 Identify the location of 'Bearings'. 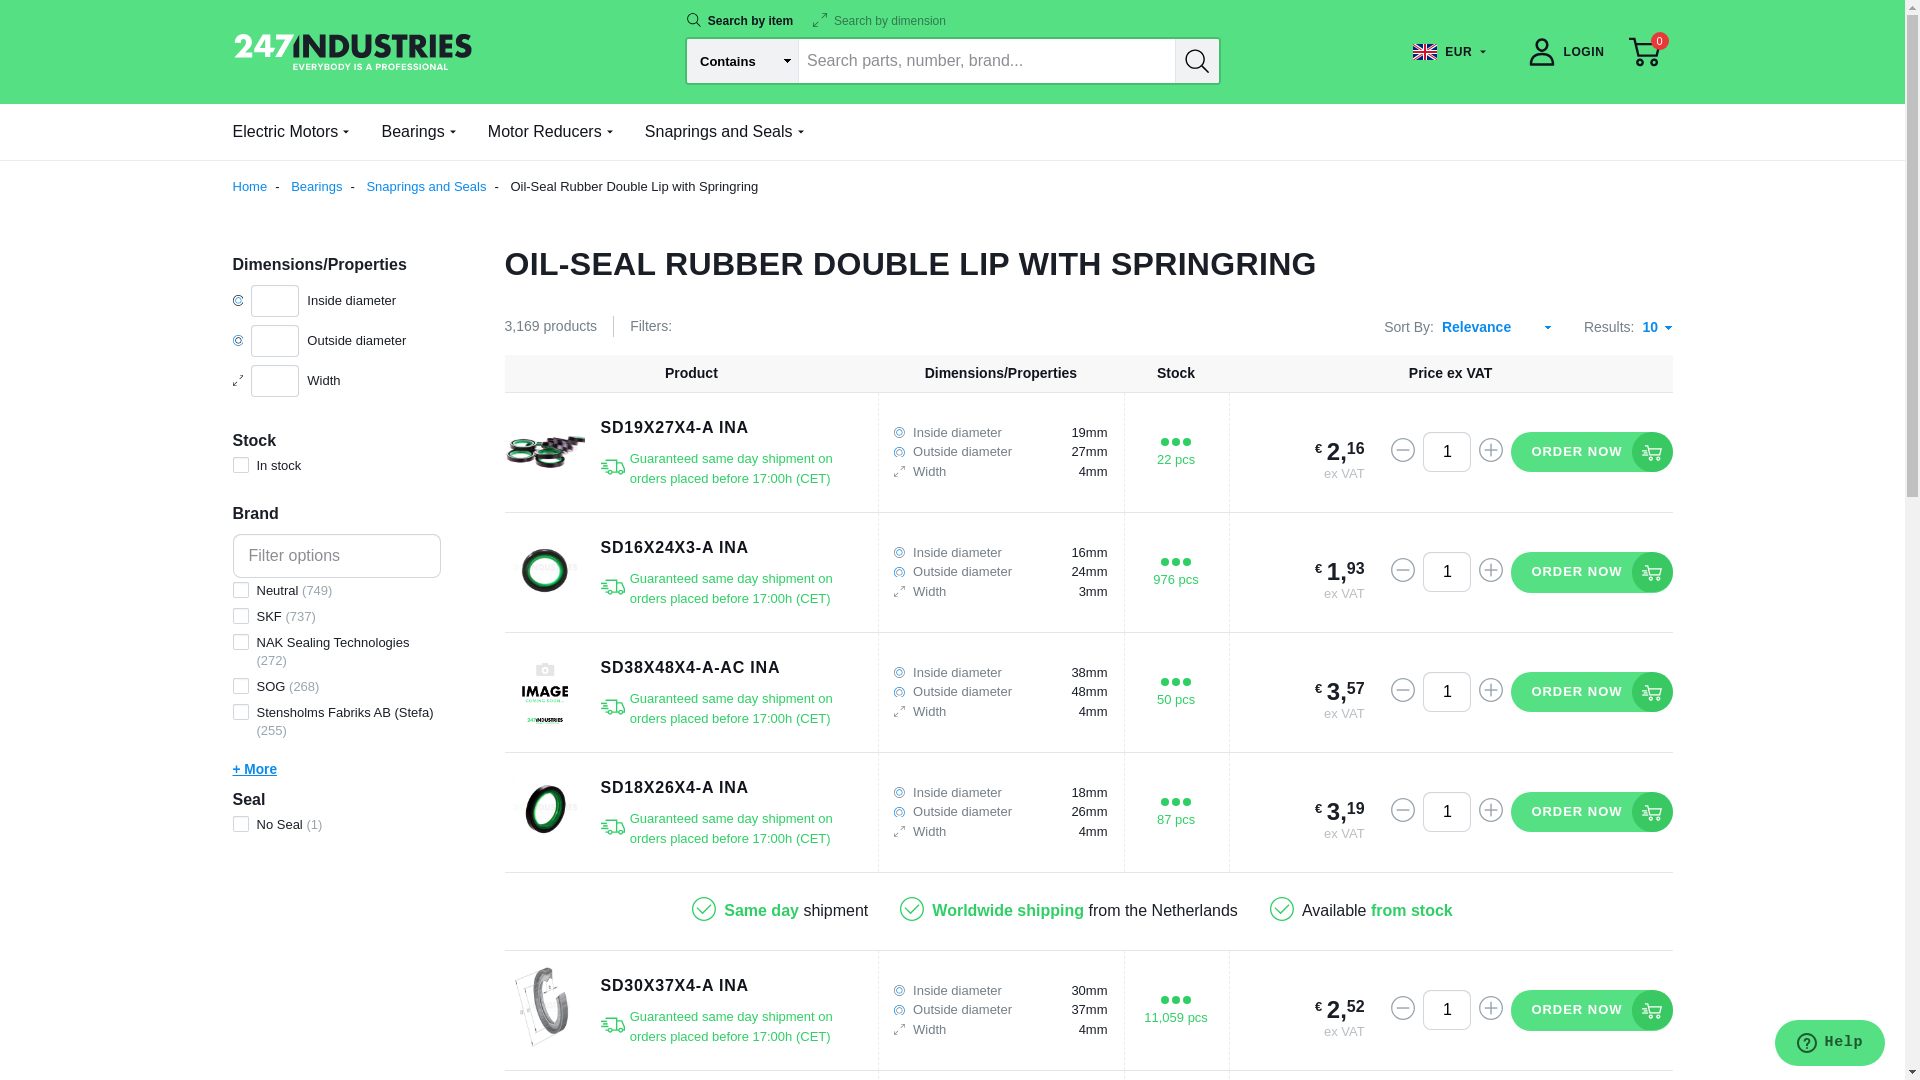
(326, 186).